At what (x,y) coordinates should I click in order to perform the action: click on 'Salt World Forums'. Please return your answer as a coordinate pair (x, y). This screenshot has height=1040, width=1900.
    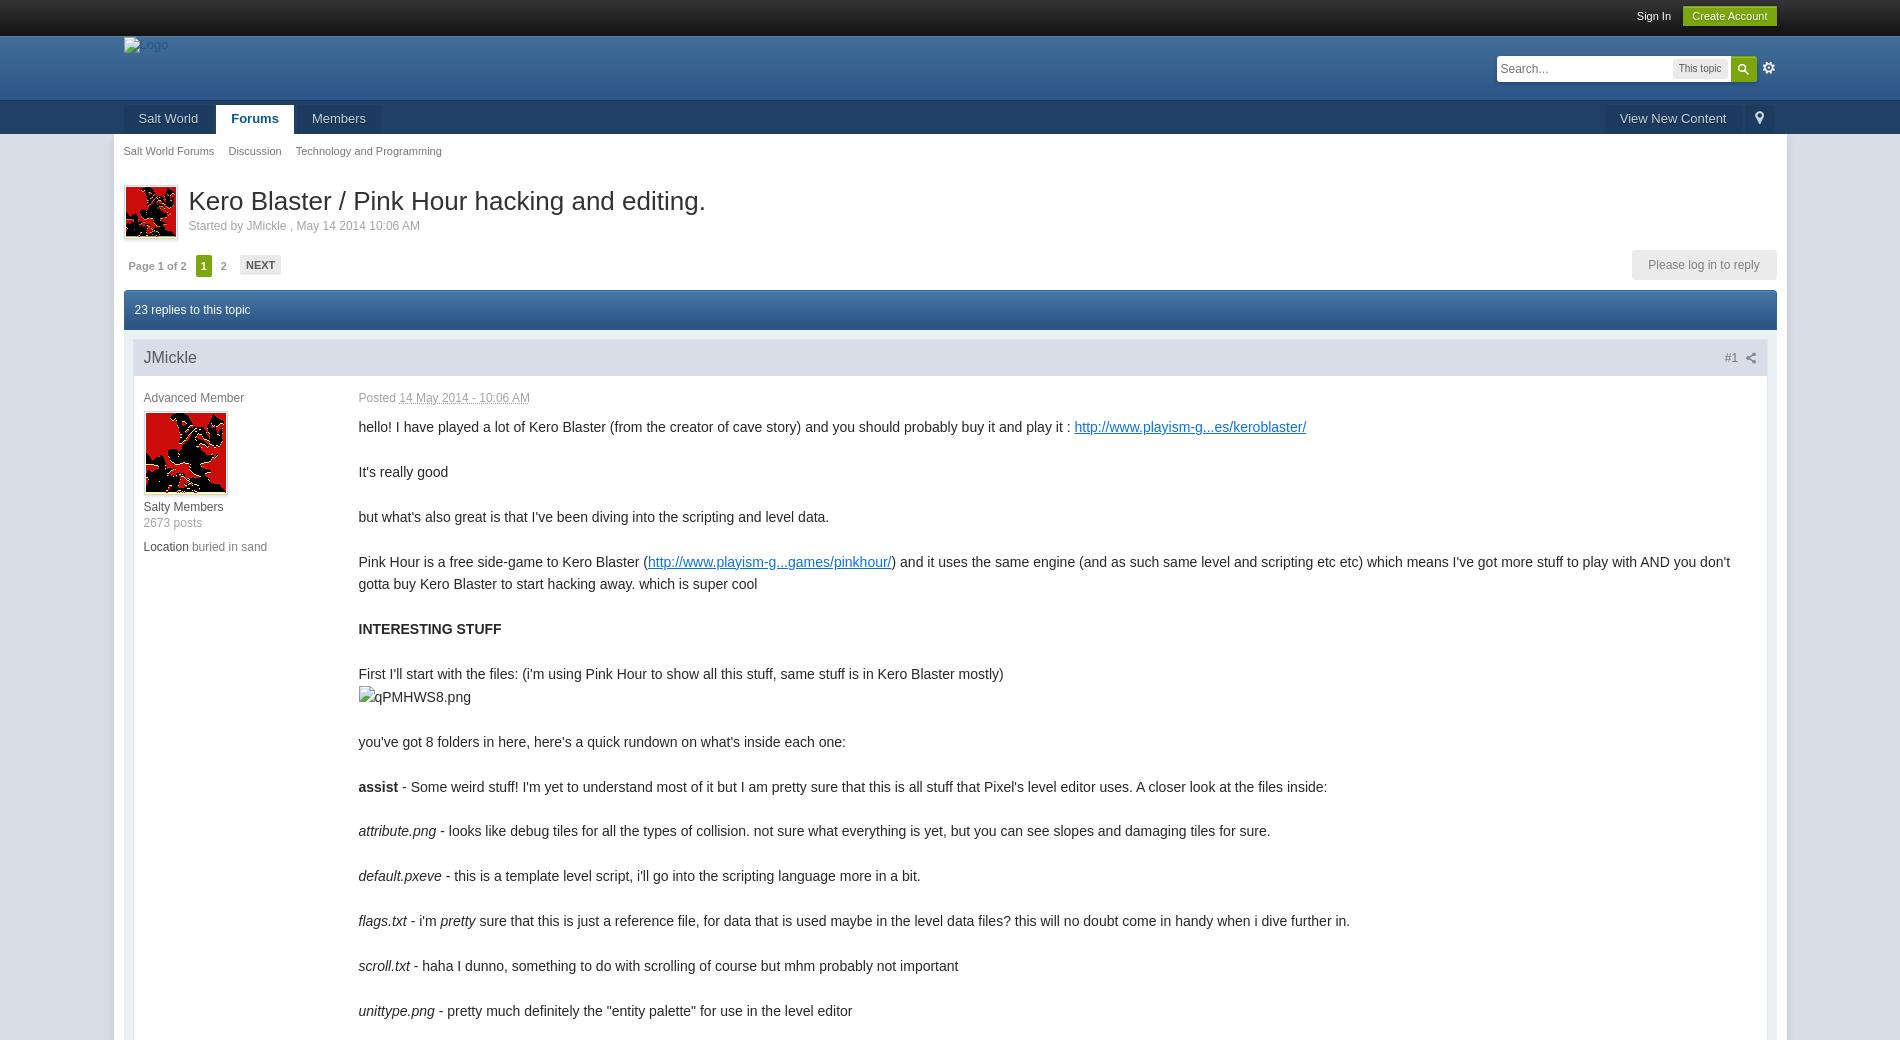
    Looking at the image, I should click on (168, 151).